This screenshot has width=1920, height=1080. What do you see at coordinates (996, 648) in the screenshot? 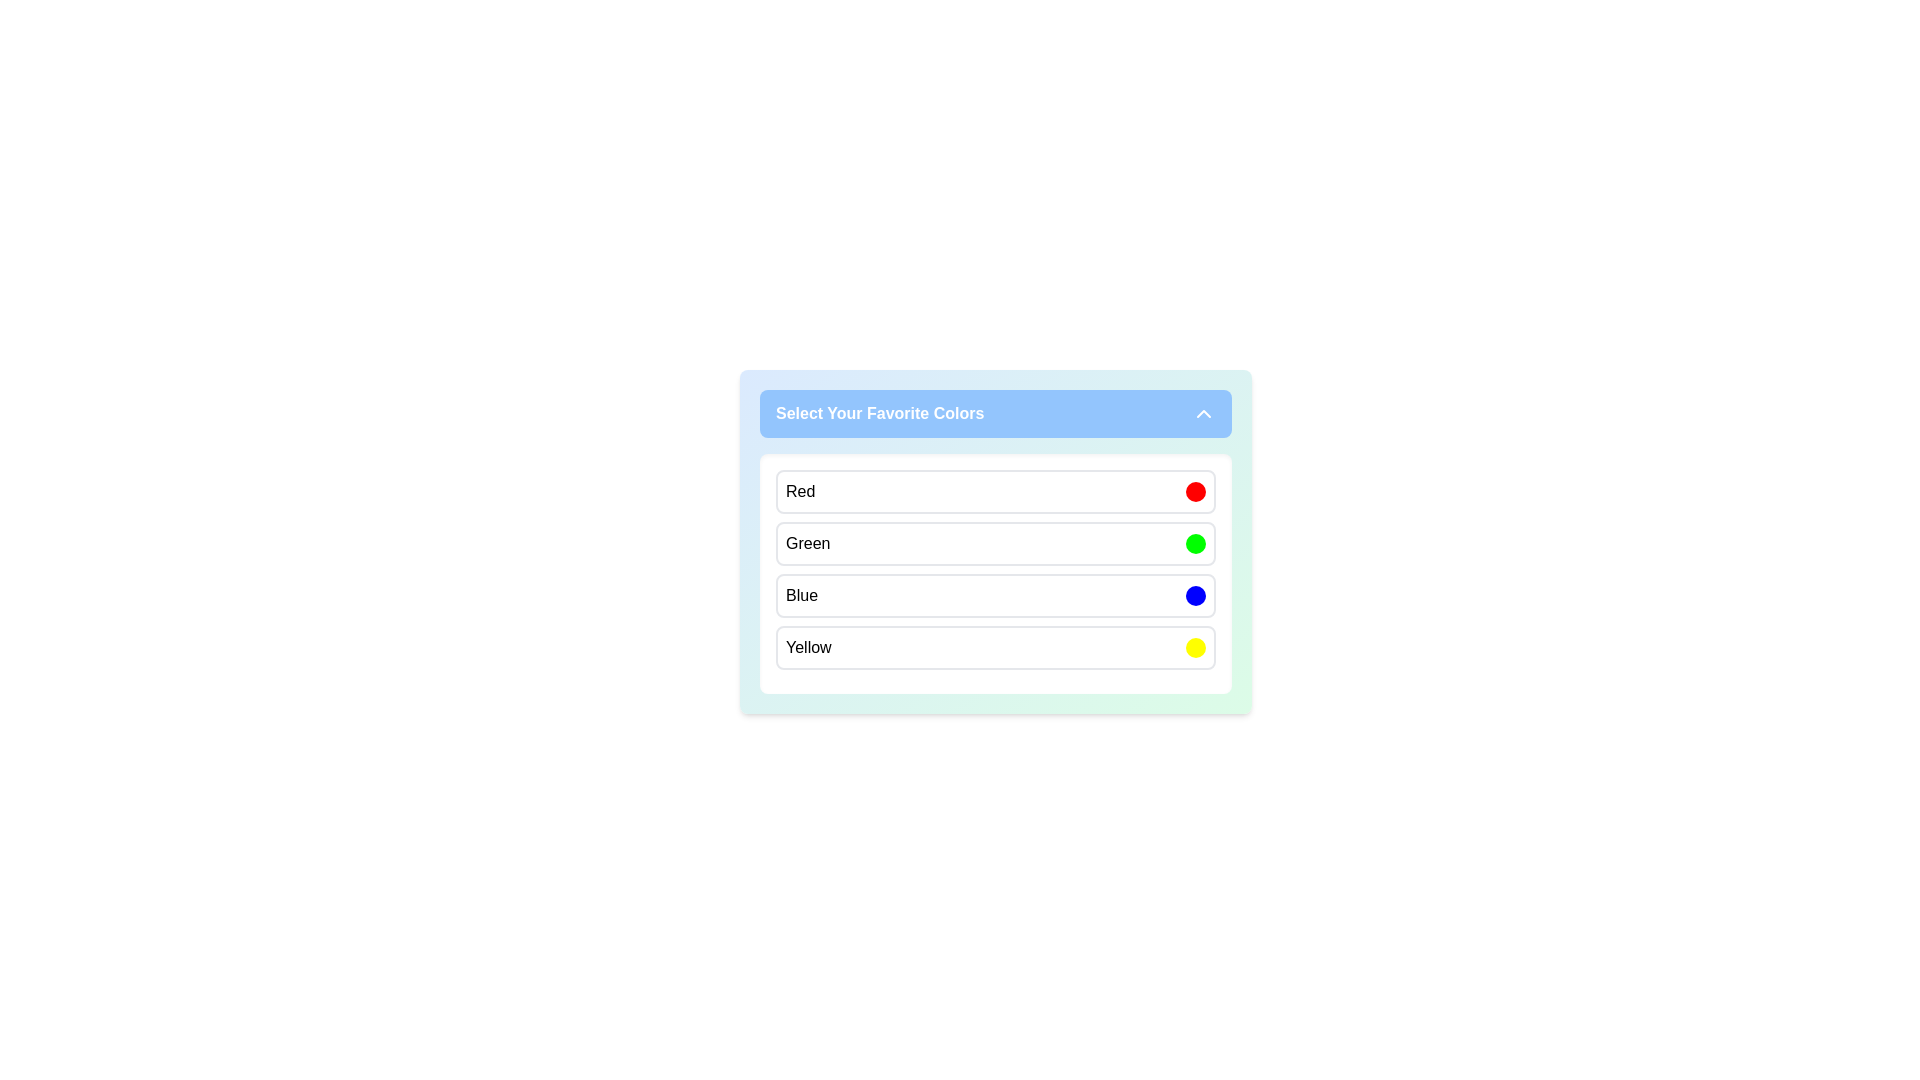
I see `the 'Yellow' option in the selectable list of colors` at bounding box center [996, 648].